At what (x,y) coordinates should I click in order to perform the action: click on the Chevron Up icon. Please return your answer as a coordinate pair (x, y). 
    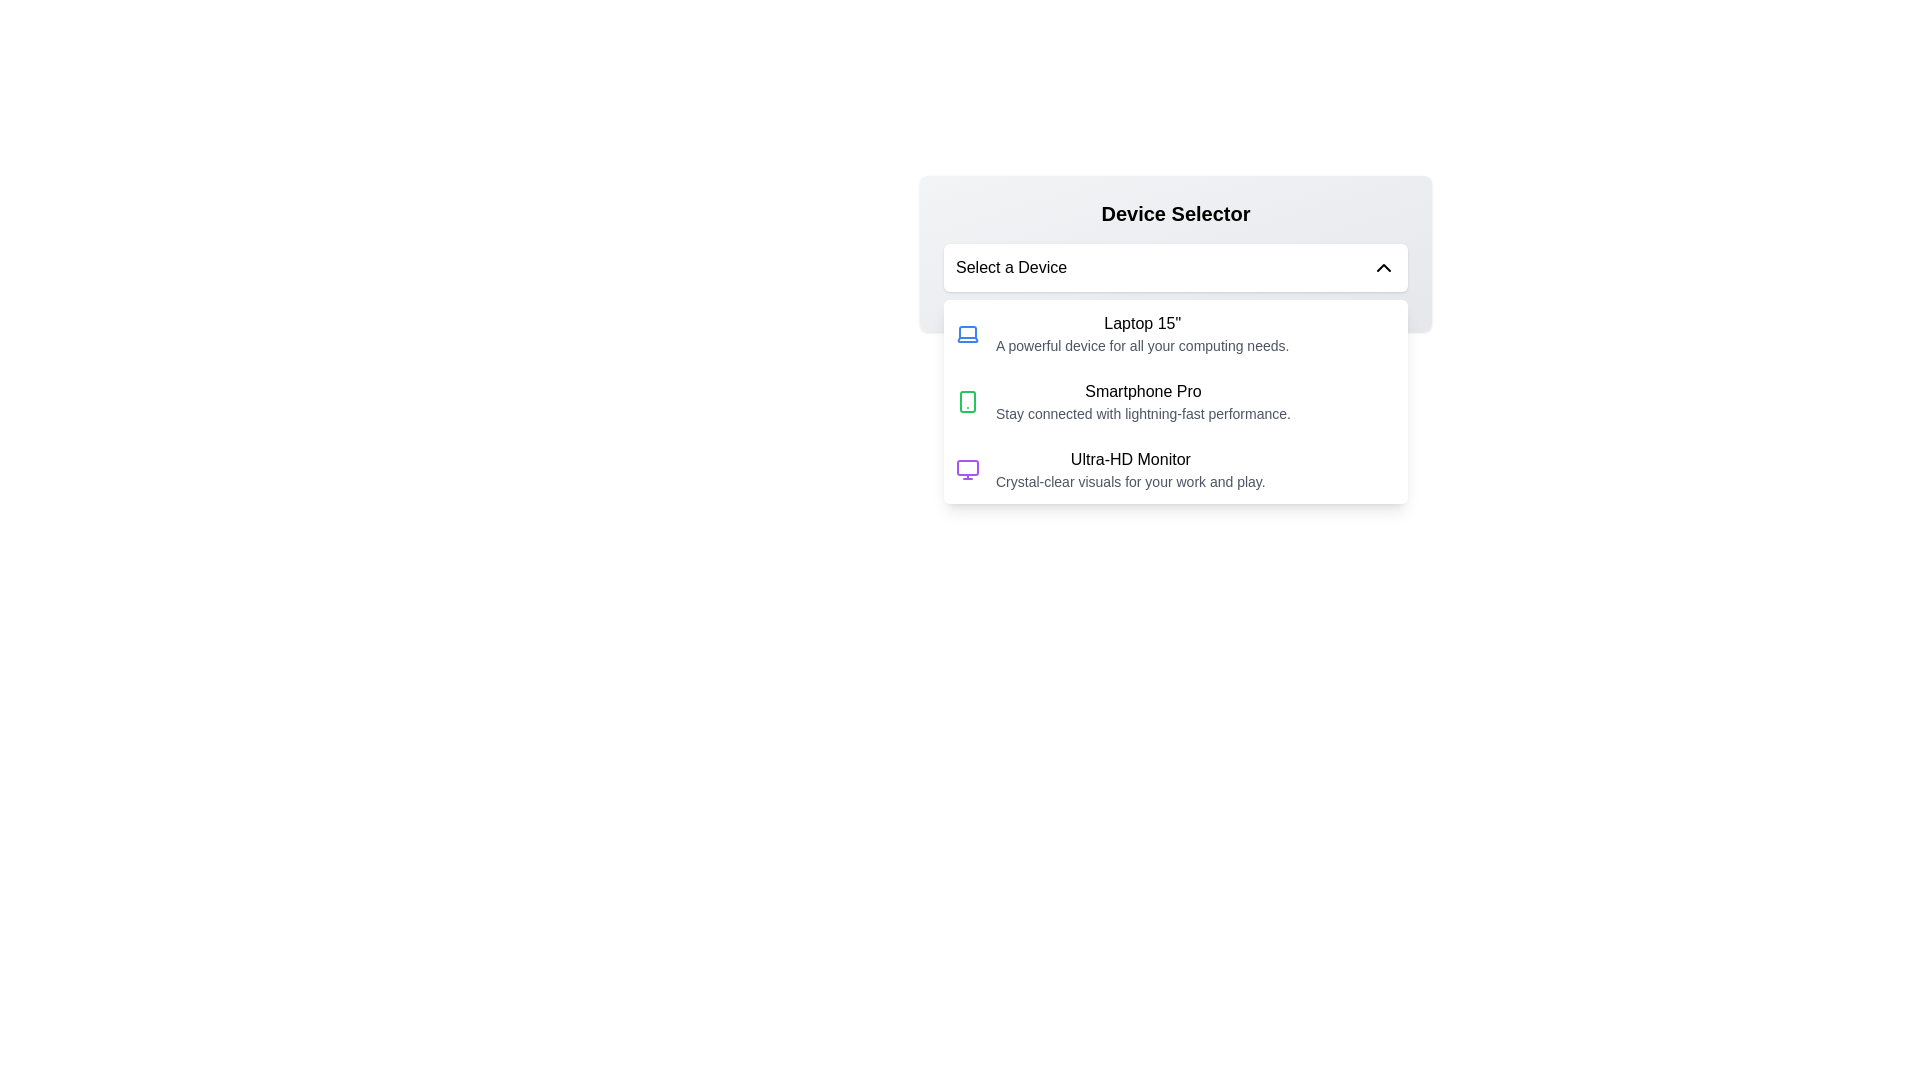
    Looking at the image, I should click on (1382, 266).